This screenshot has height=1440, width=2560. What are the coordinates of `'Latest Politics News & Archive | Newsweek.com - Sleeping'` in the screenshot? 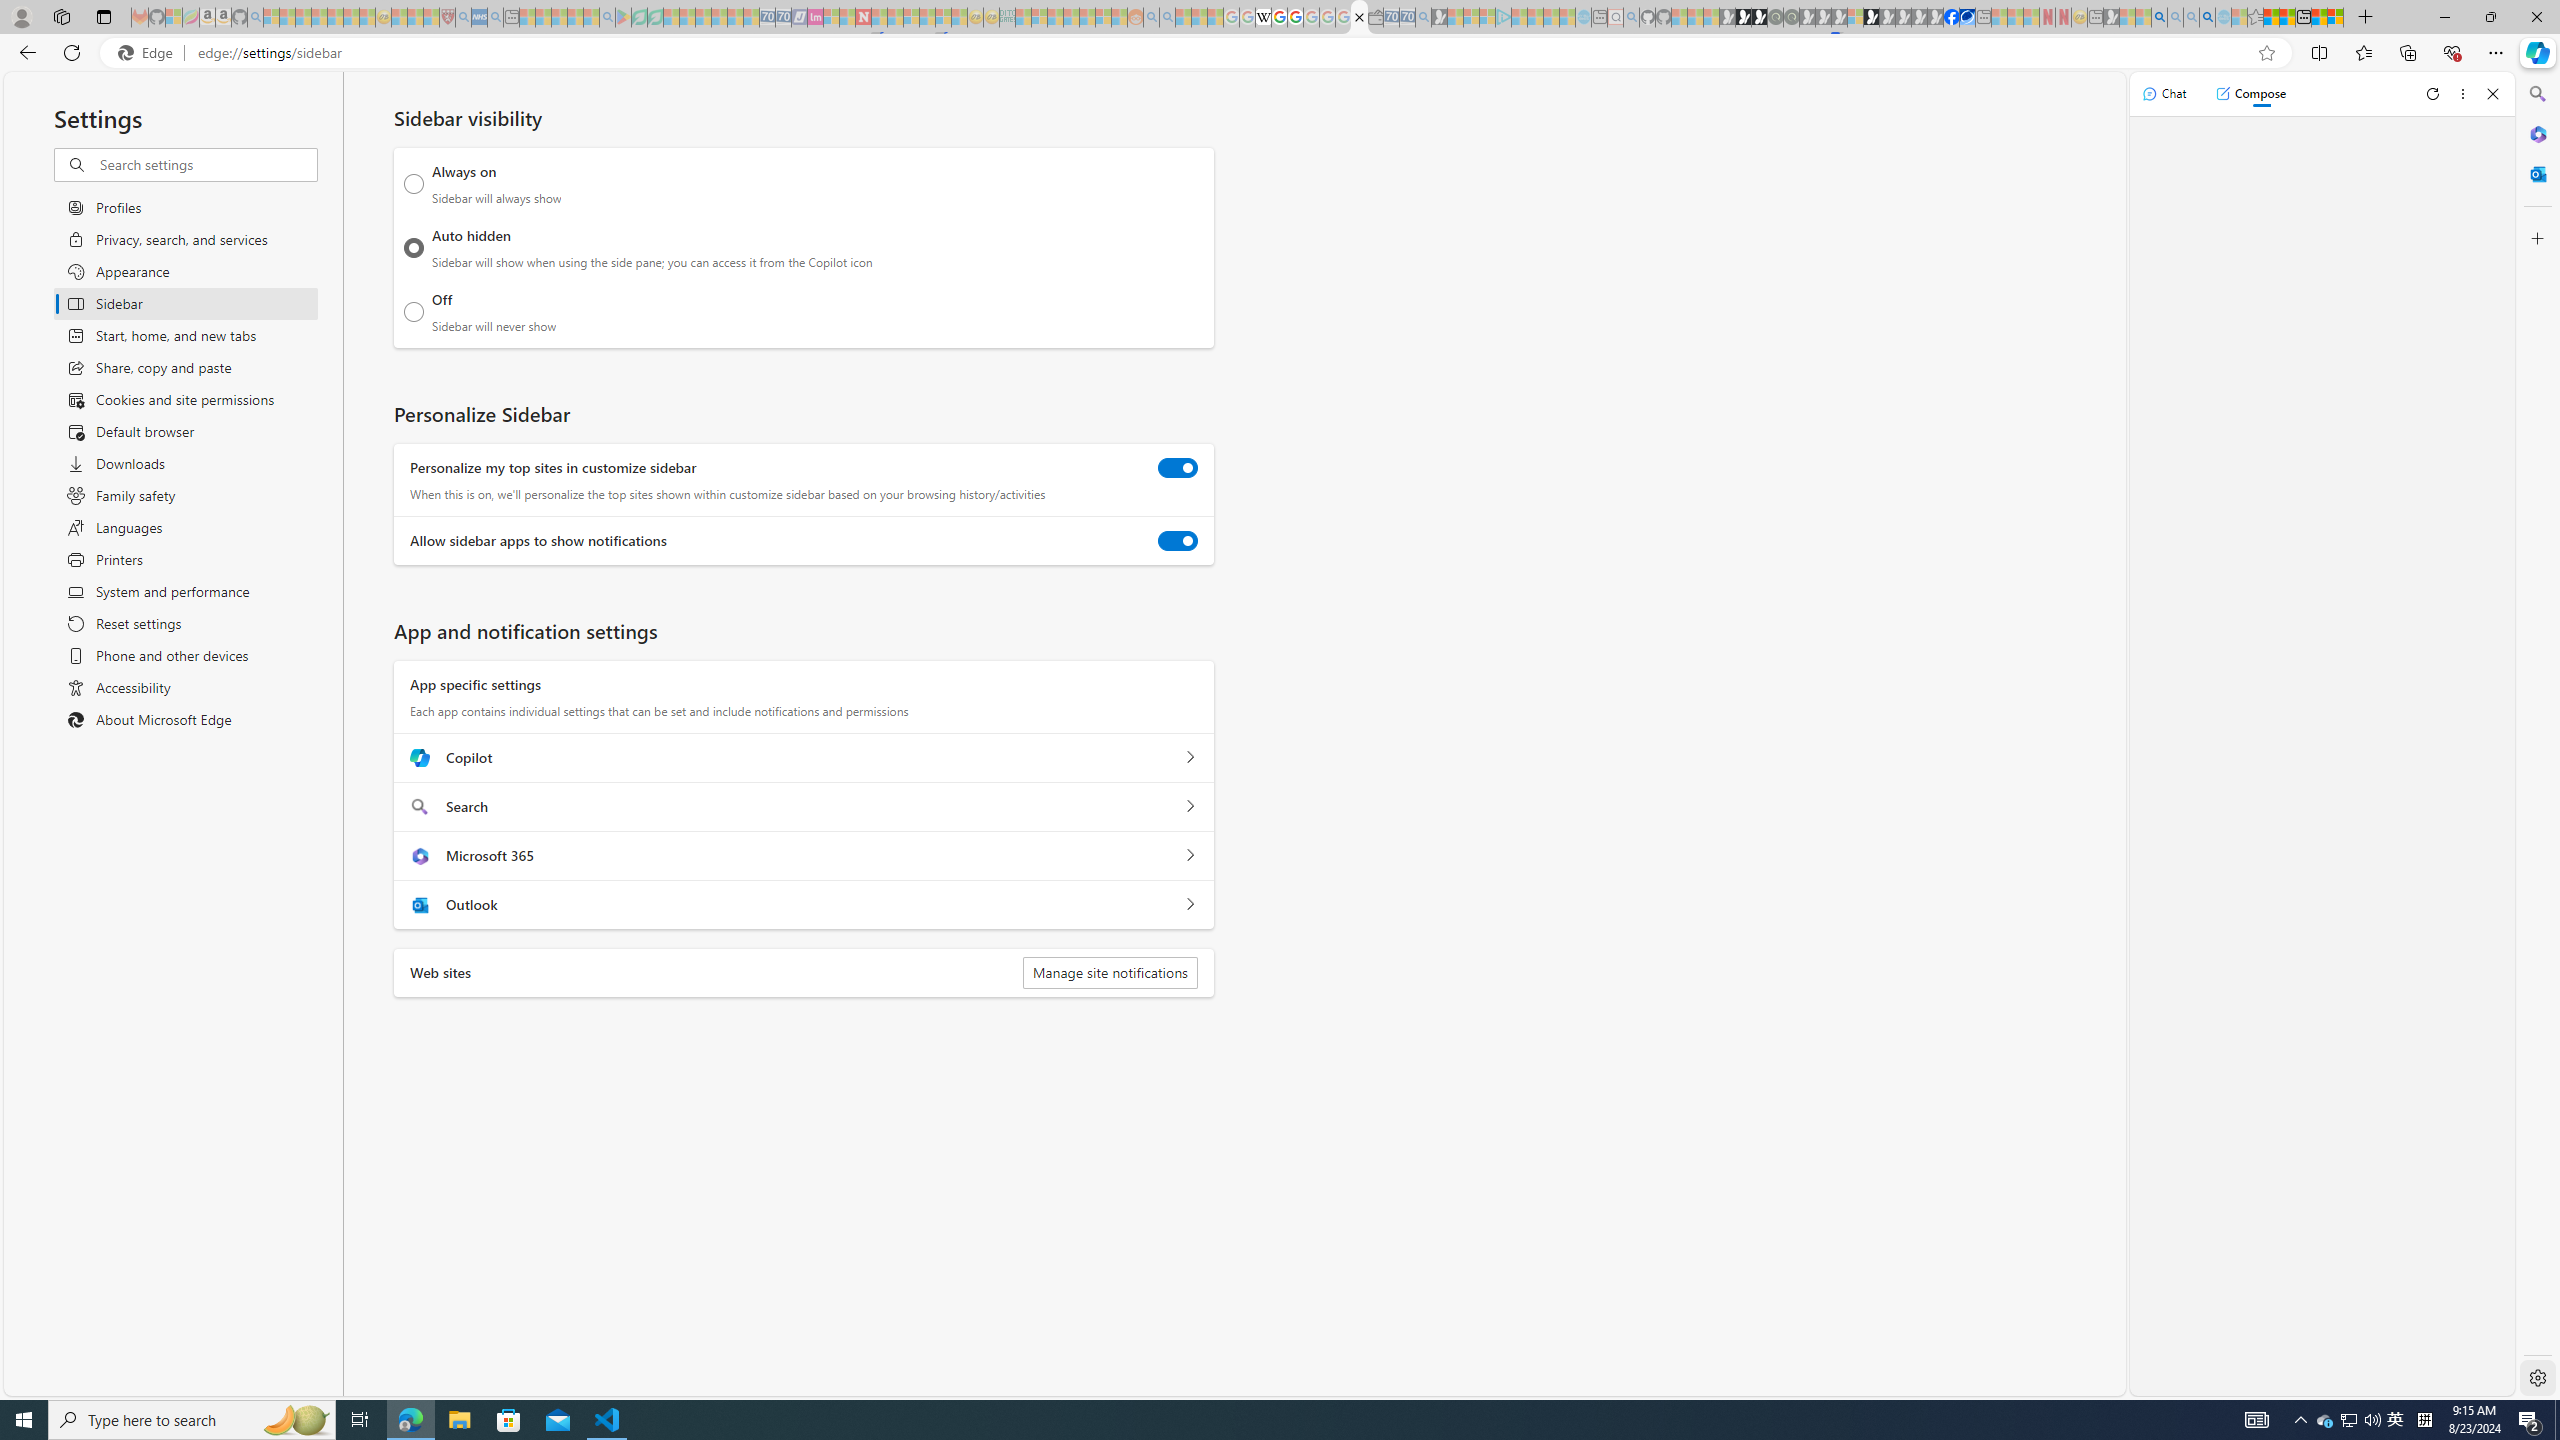 It's located at (864, 16).